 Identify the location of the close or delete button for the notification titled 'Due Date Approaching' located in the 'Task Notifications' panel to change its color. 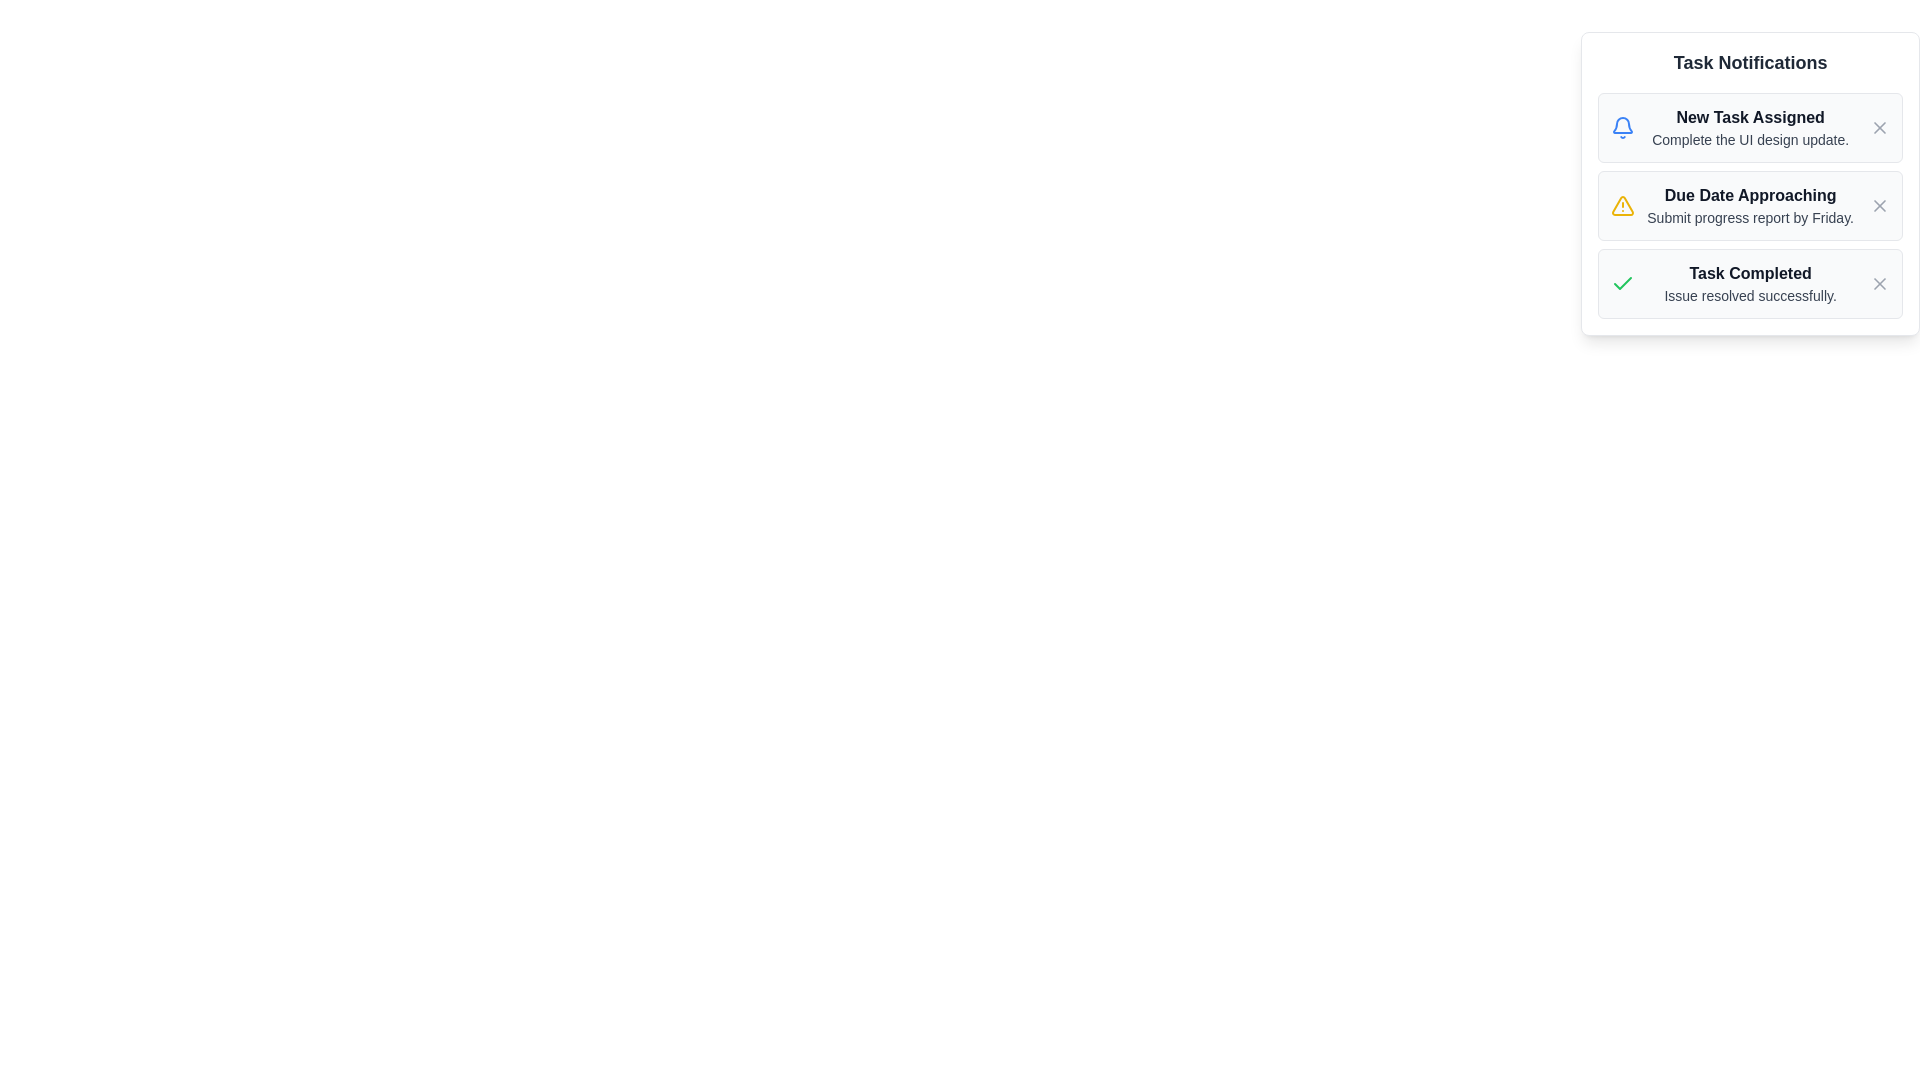
(1879, 205).